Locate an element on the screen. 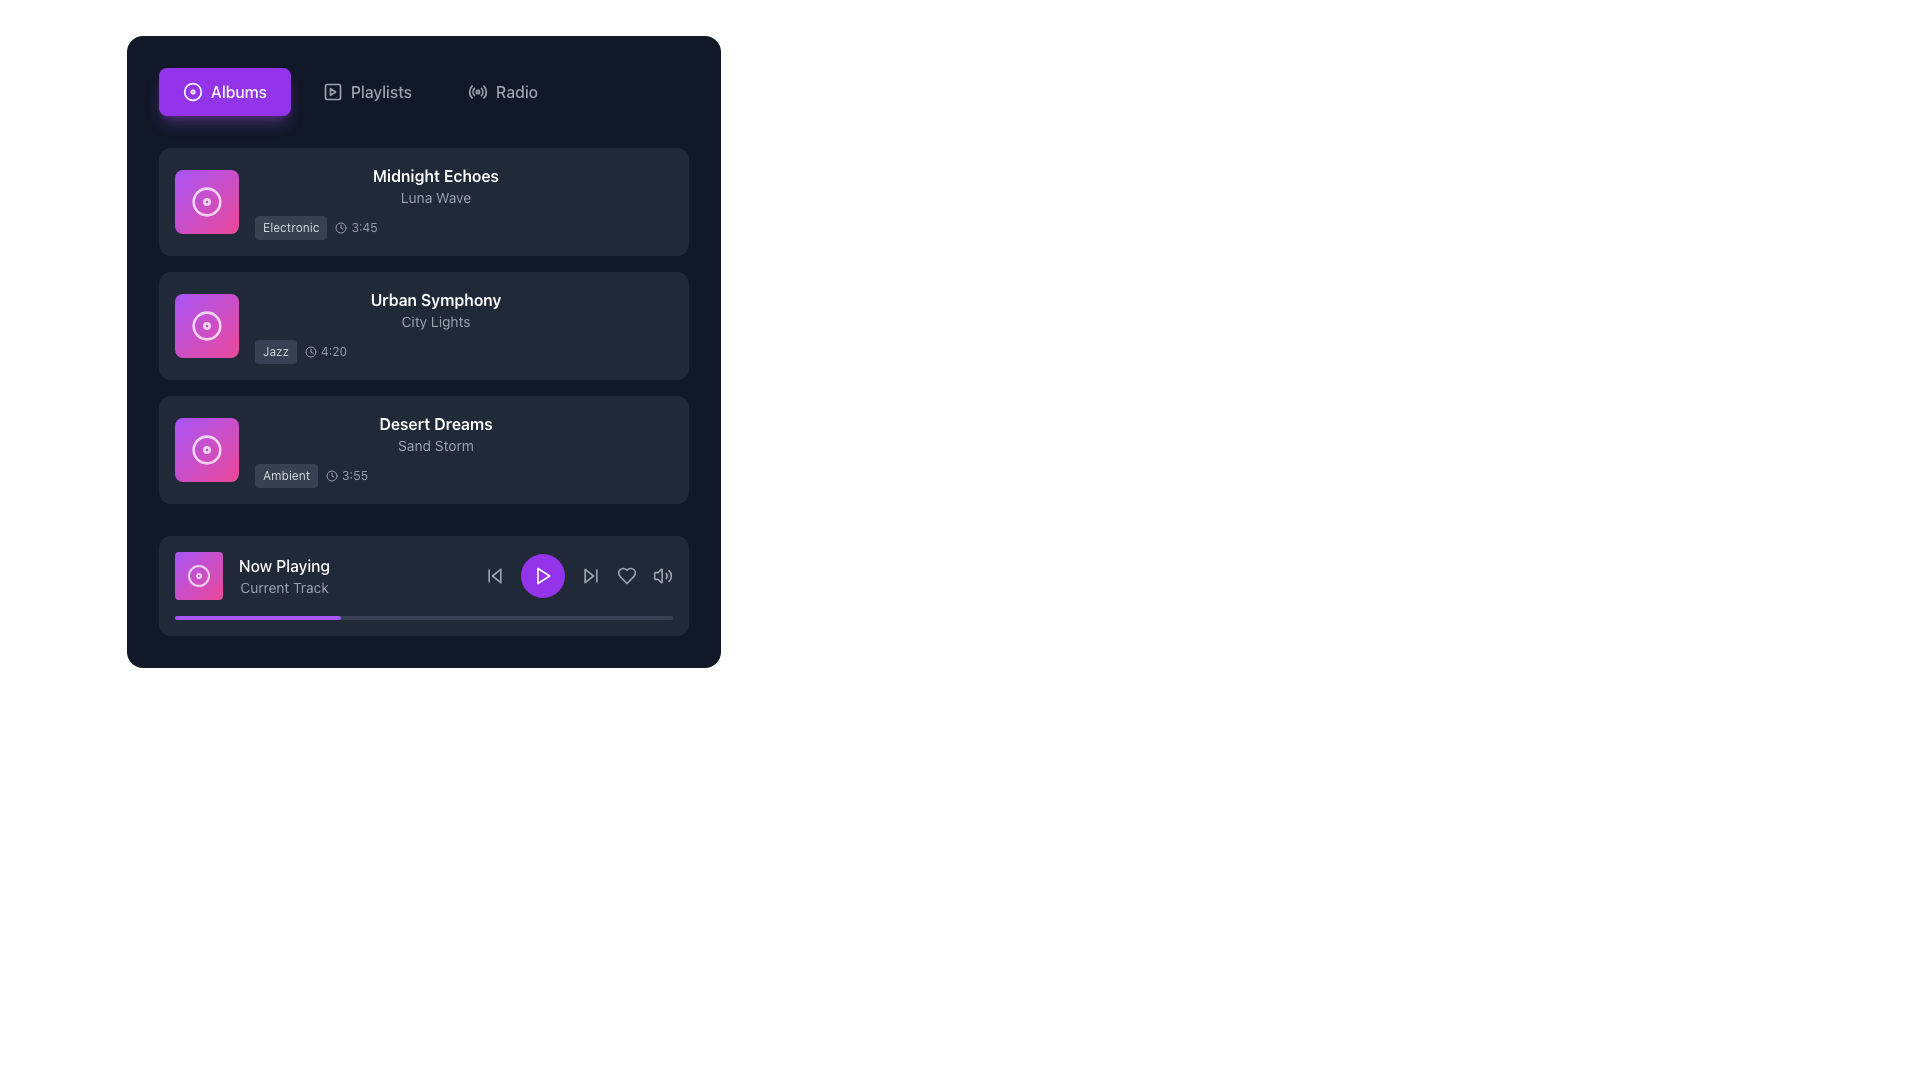 Image resolution: width=1920 pixels, height=1080 pixels. the track summary item titled 'Desert Dreams' is located at coordinates (422, 450).